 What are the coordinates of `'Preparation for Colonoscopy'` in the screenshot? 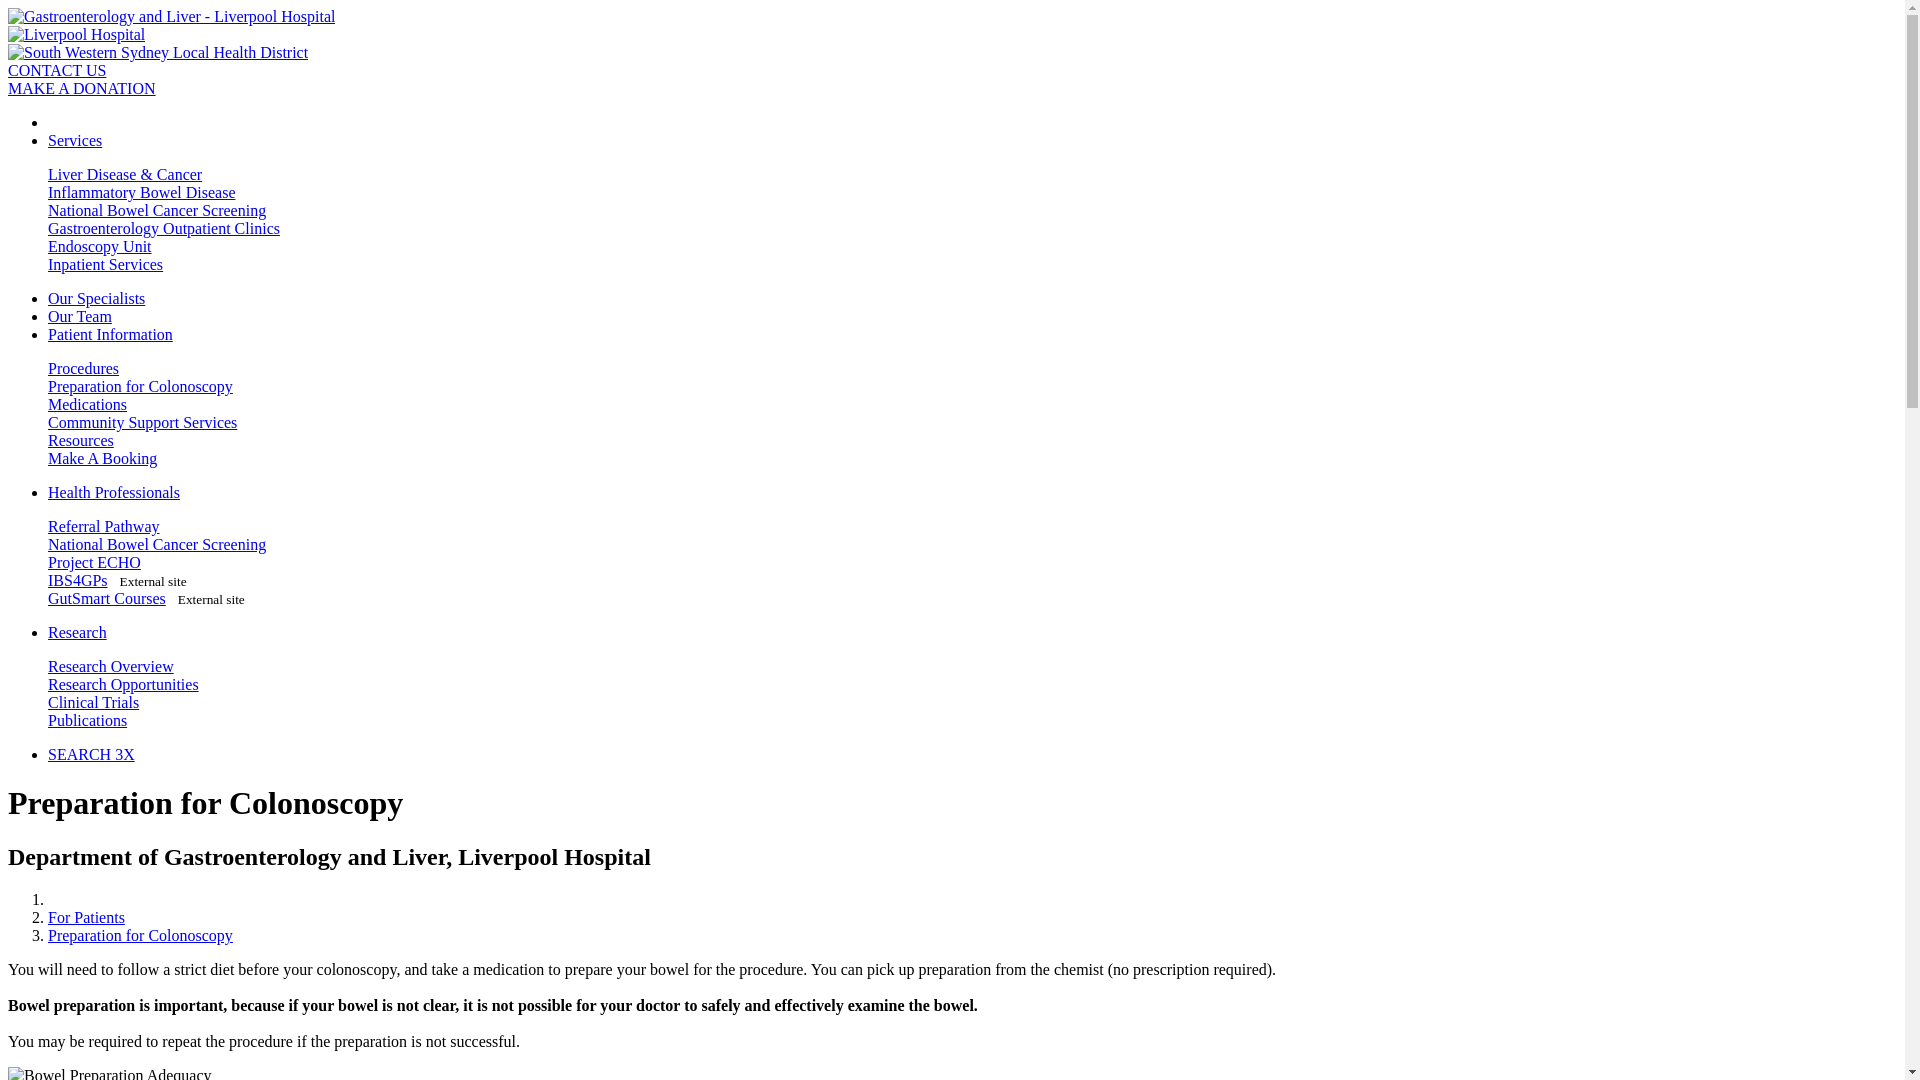 It's located at (139, 935).